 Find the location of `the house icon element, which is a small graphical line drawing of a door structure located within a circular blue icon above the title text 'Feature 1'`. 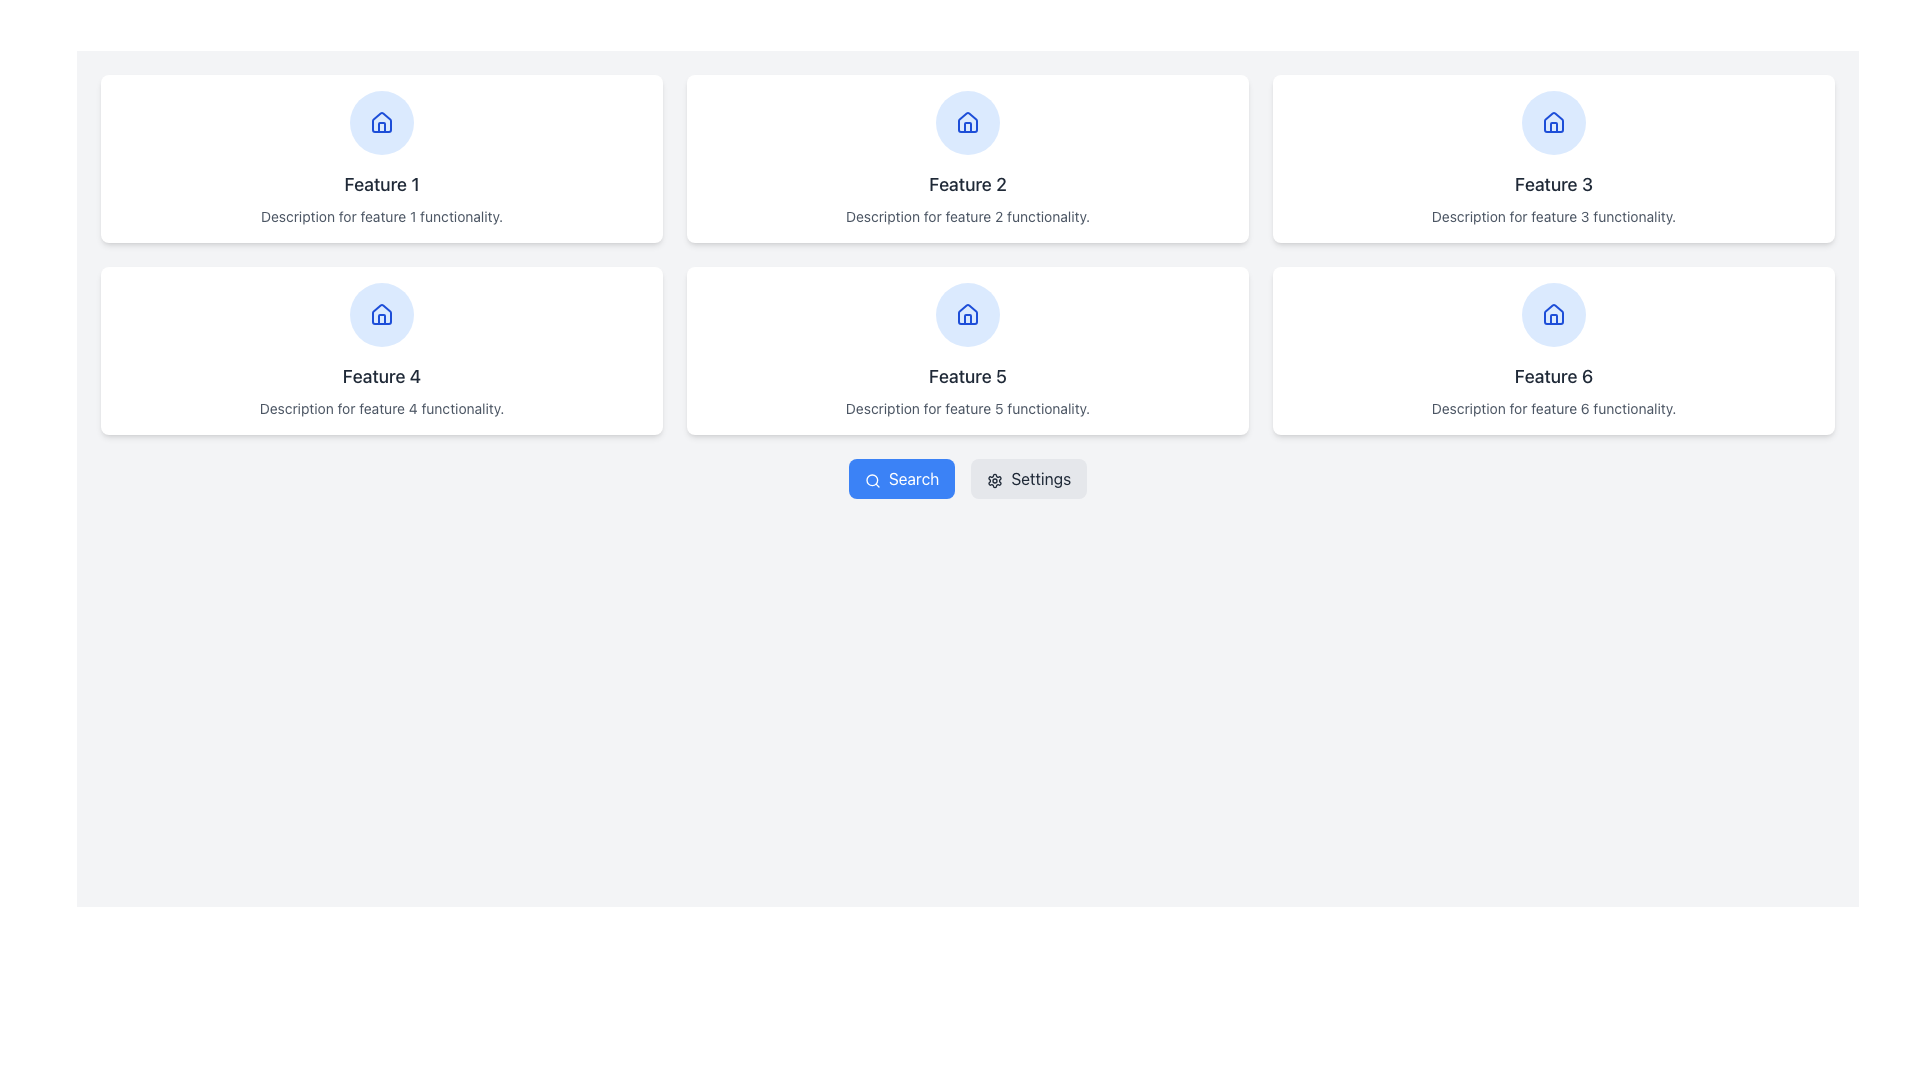

the house icon element, which is a small graphical line drawing of a door structure located within a circular blue icon above the title text 'Feature 1' is located at coordinates (382, 127).